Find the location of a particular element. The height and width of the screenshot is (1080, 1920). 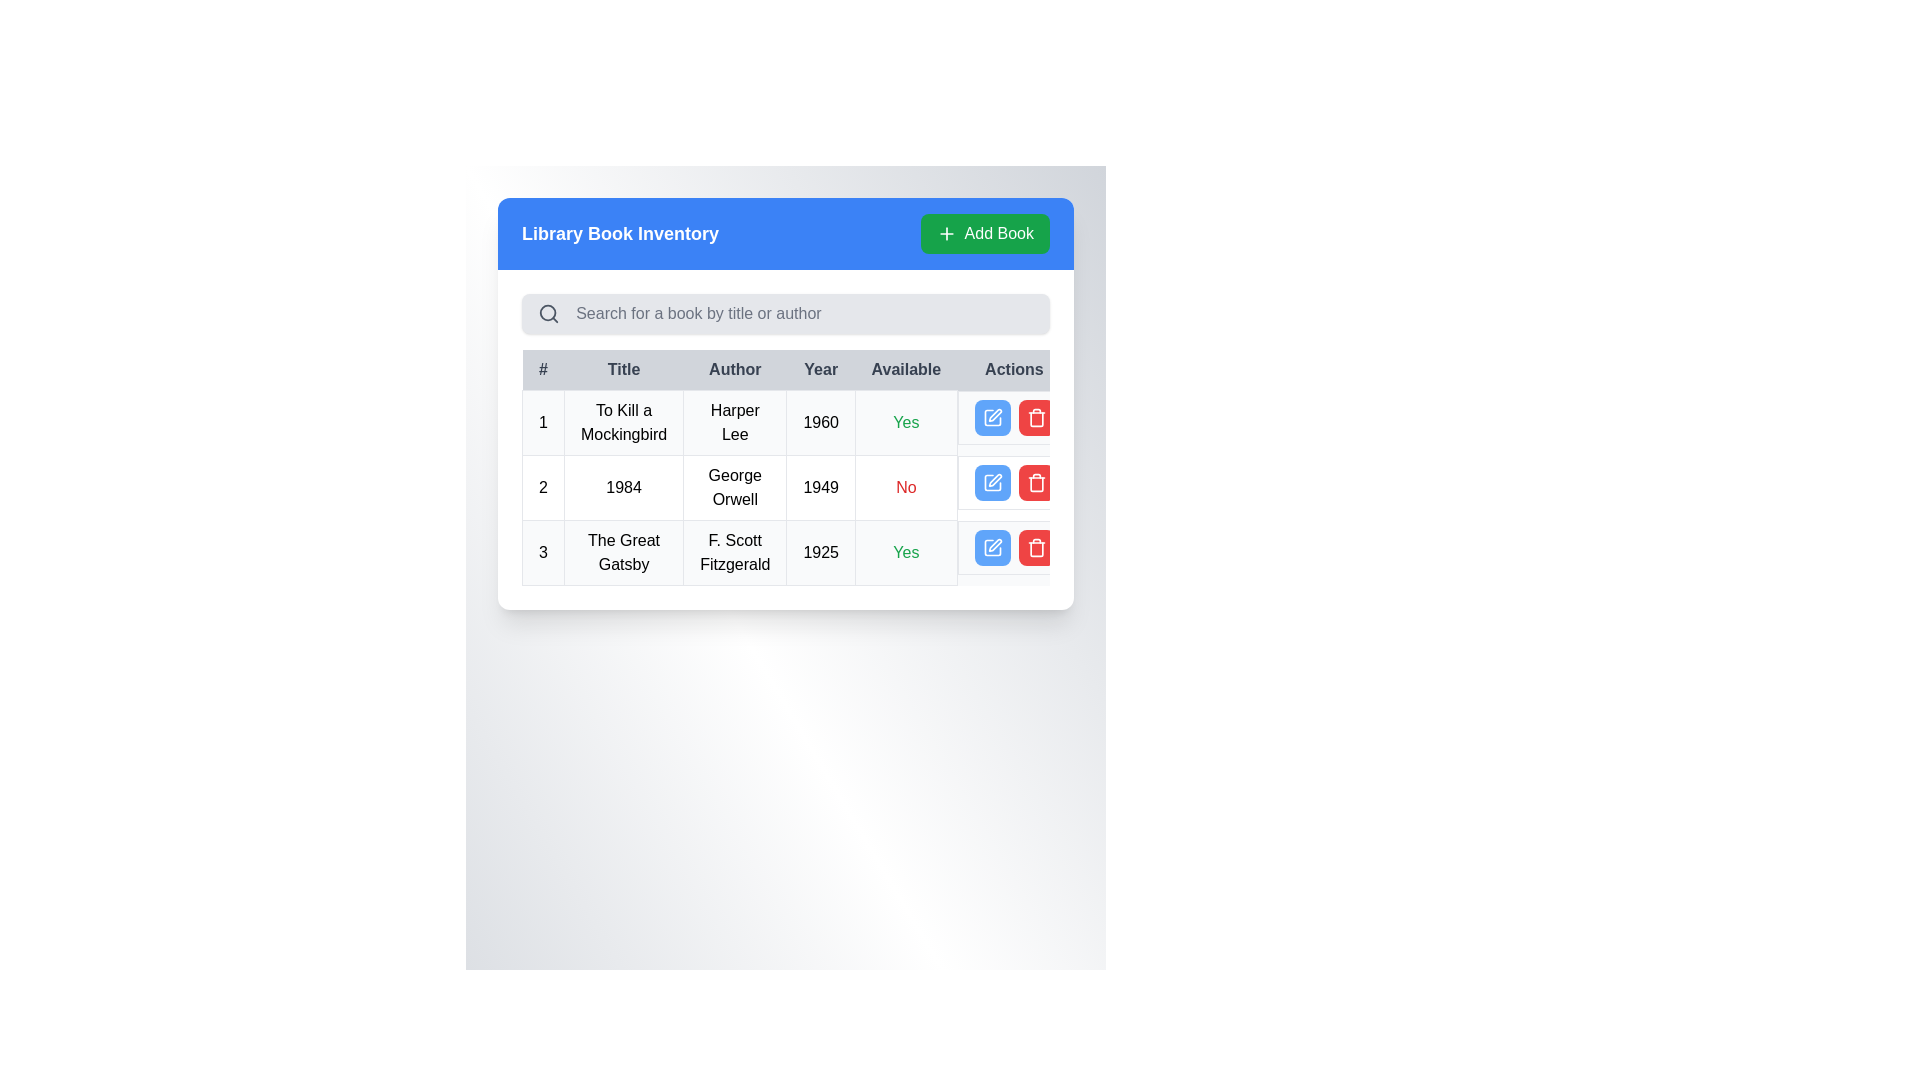

the text display field in the table that shows the year associated with the book 'The Great Gatsby', located in the fourth column and third row, adjacent to 'F. Scott Fitzgerald' and 'Yes' is located at coordinates (821, 552).